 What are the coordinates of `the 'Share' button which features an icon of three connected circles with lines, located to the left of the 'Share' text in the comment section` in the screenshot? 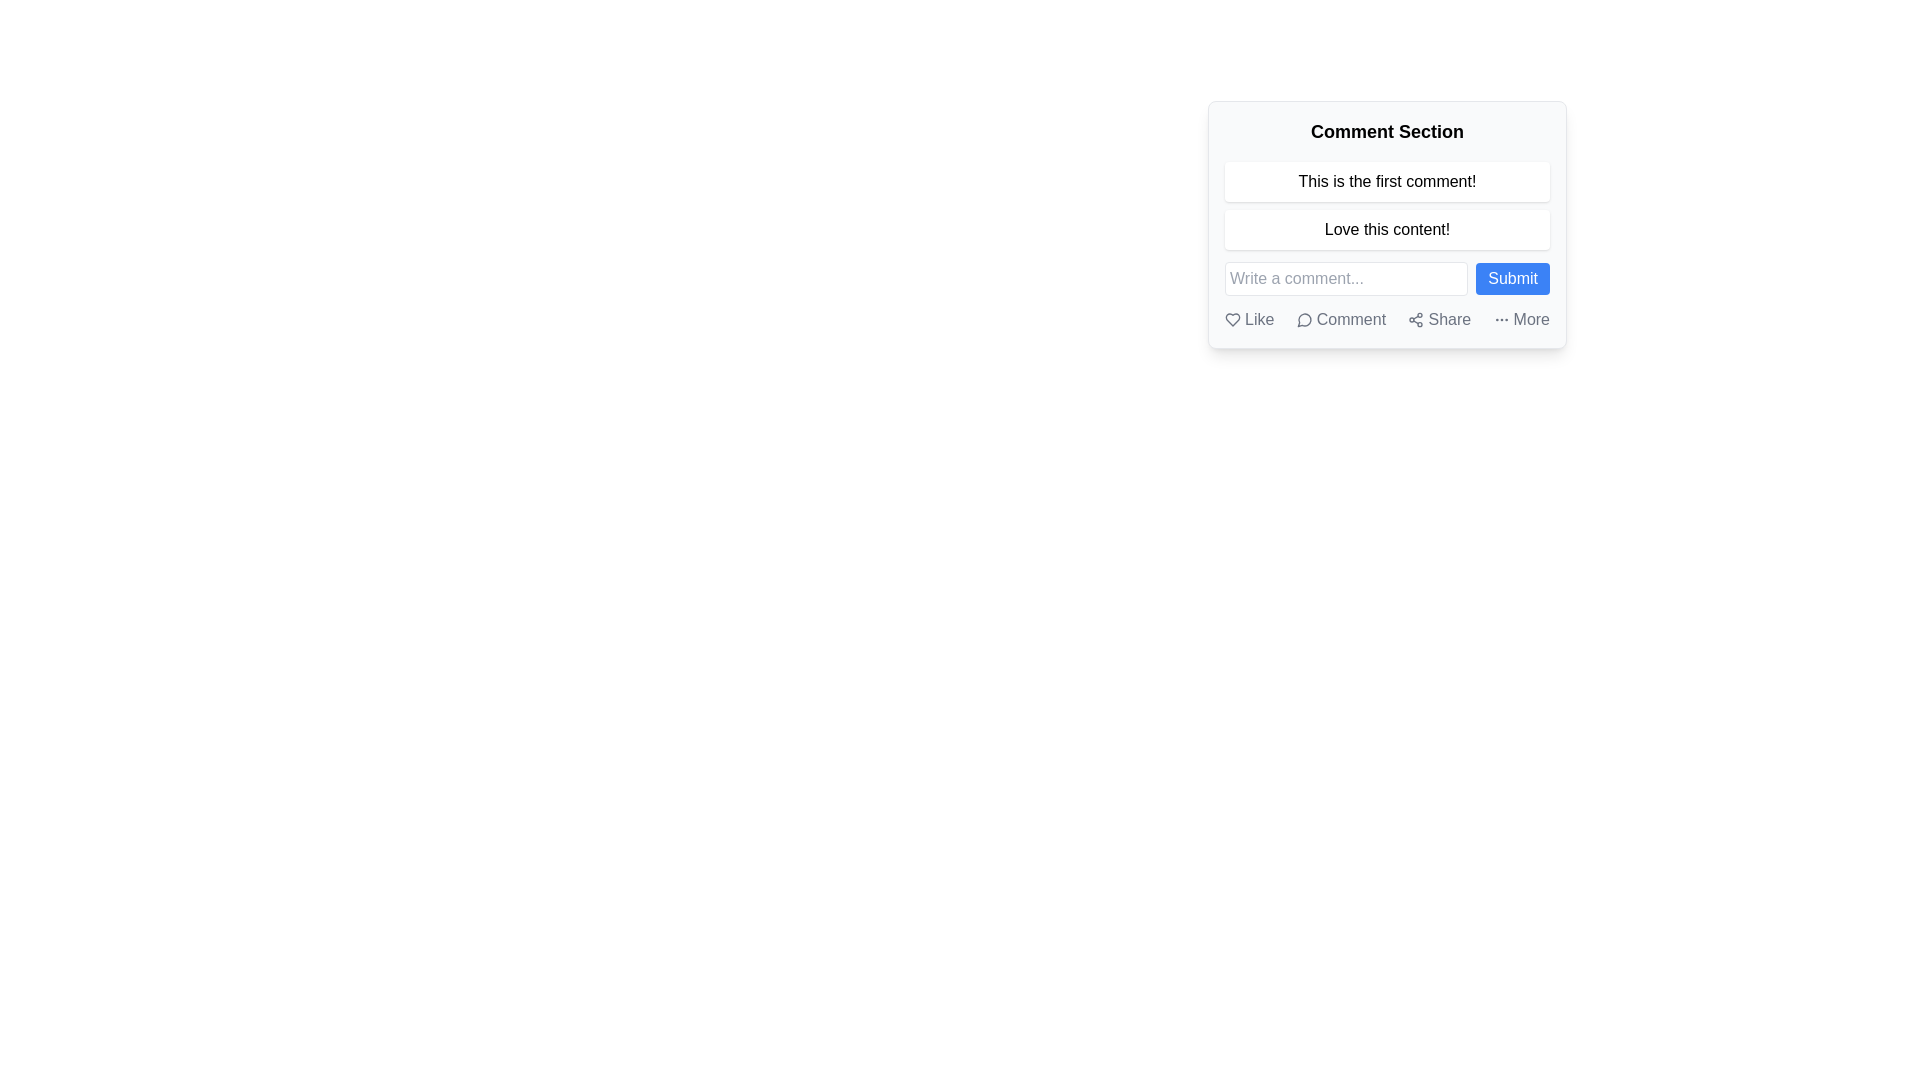 It's located at (1415, 319).